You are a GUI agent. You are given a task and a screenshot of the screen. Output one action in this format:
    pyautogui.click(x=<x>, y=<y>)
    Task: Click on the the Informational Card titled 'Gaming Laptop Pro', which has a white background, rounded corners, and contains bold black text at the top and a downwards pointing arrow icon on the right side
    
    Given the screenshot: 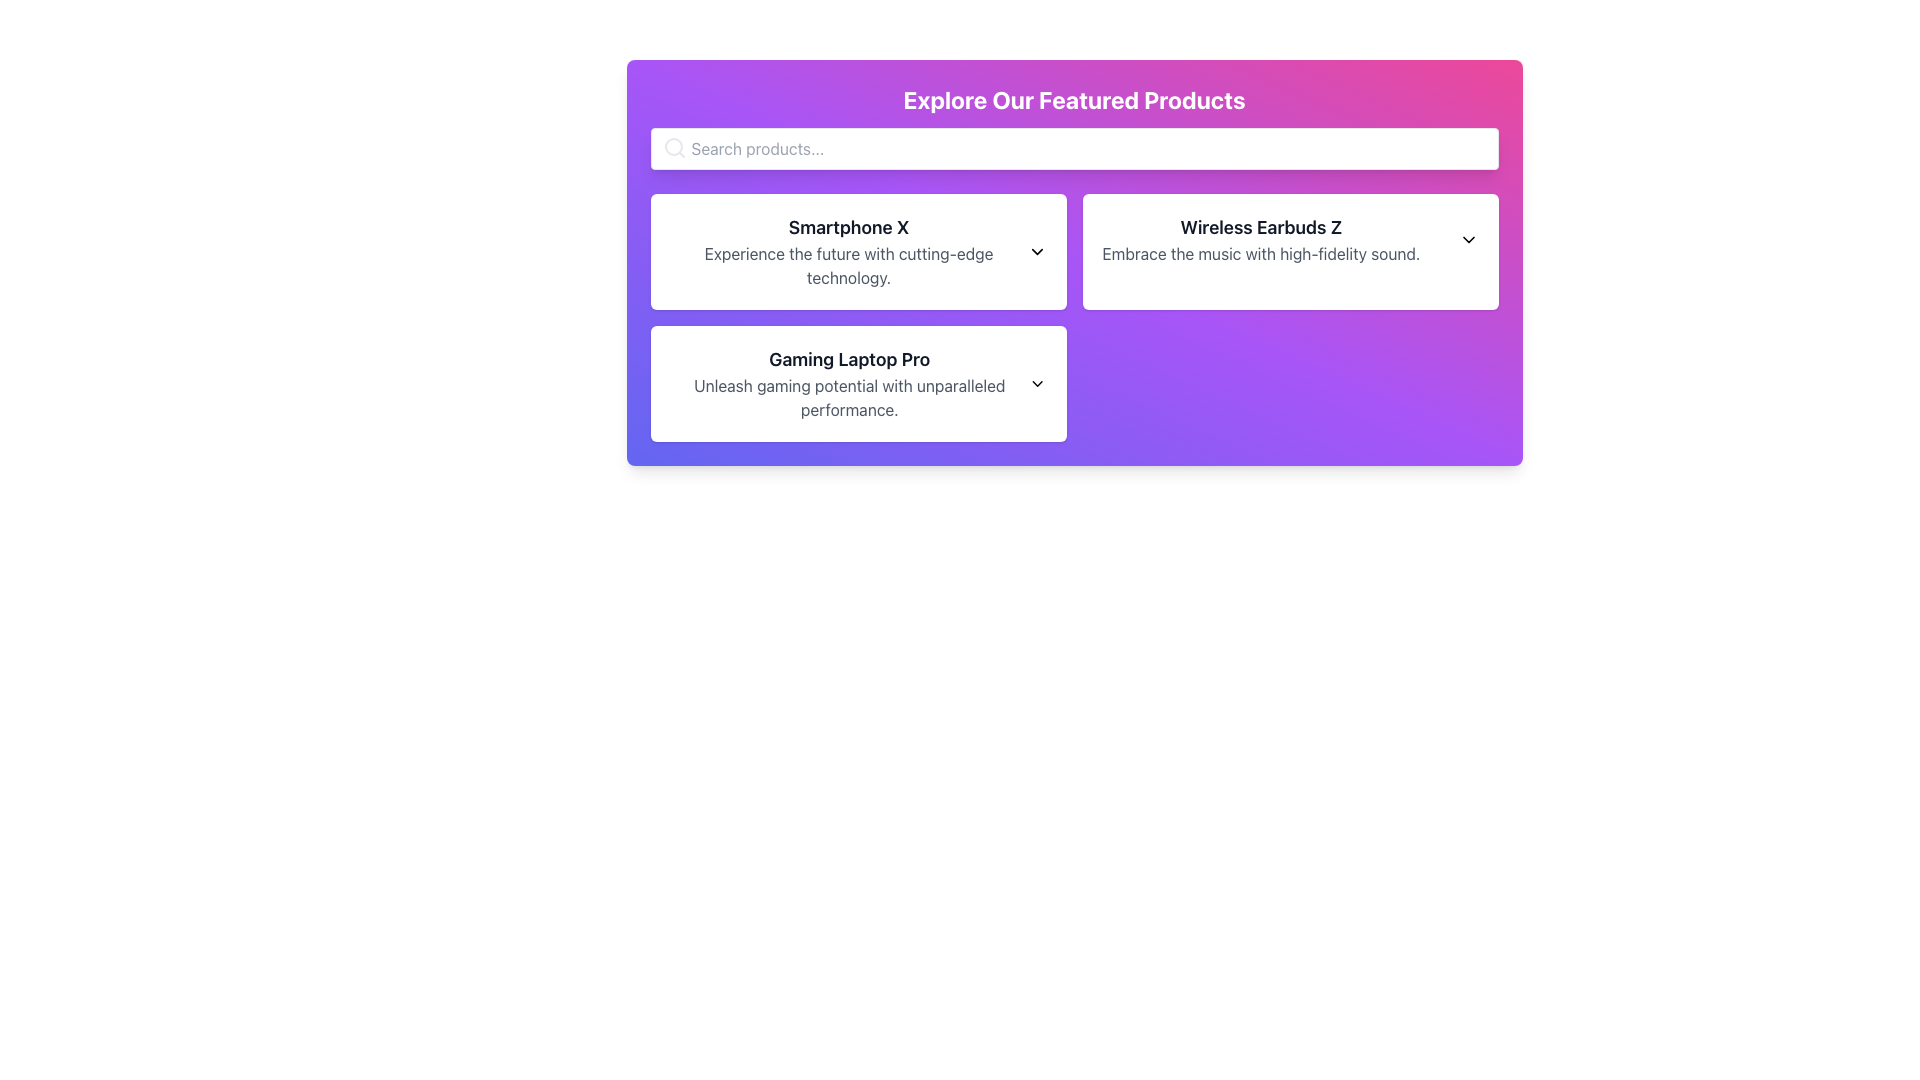 What is the action you would take?
    pyautogui.click(x=858, y=384)
    